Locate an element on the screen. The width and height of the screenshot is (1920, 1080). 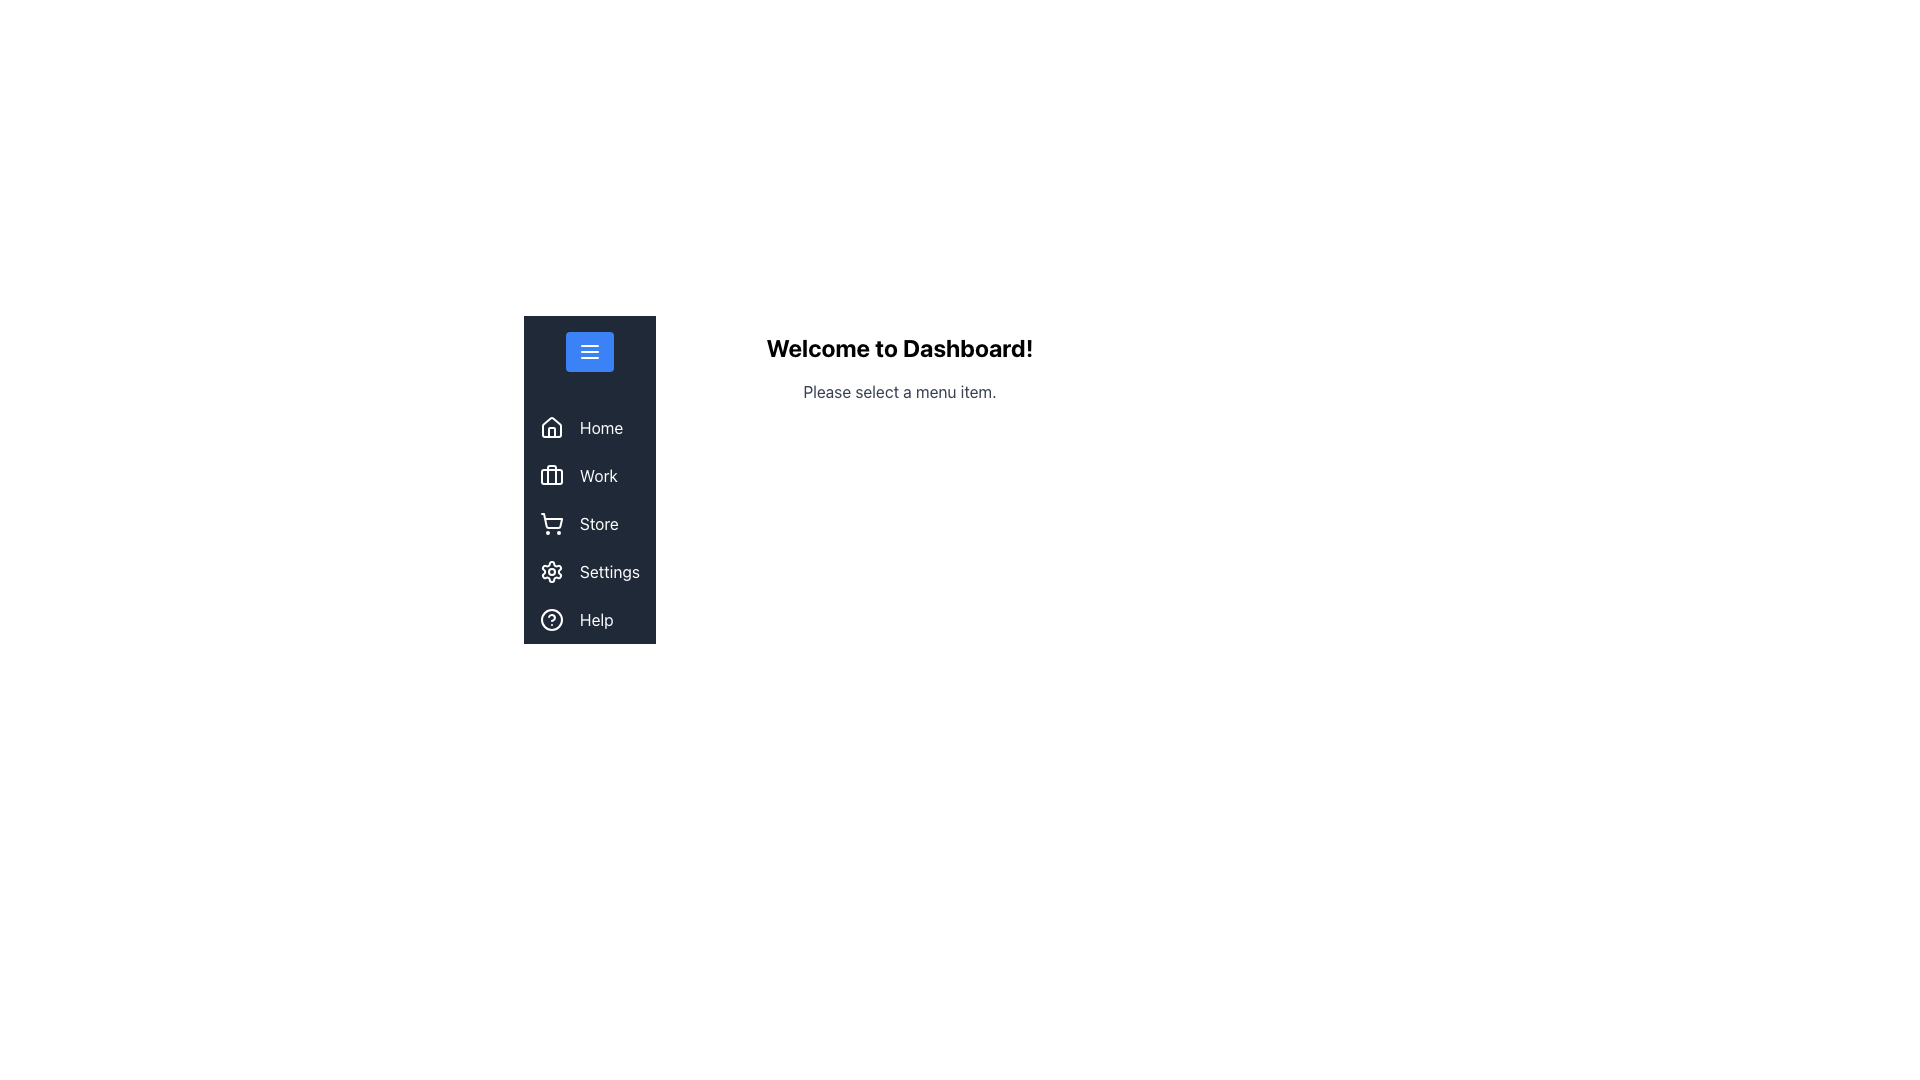
the 'Settings' text label in the vertical menu is located at coordinates (608, 571).